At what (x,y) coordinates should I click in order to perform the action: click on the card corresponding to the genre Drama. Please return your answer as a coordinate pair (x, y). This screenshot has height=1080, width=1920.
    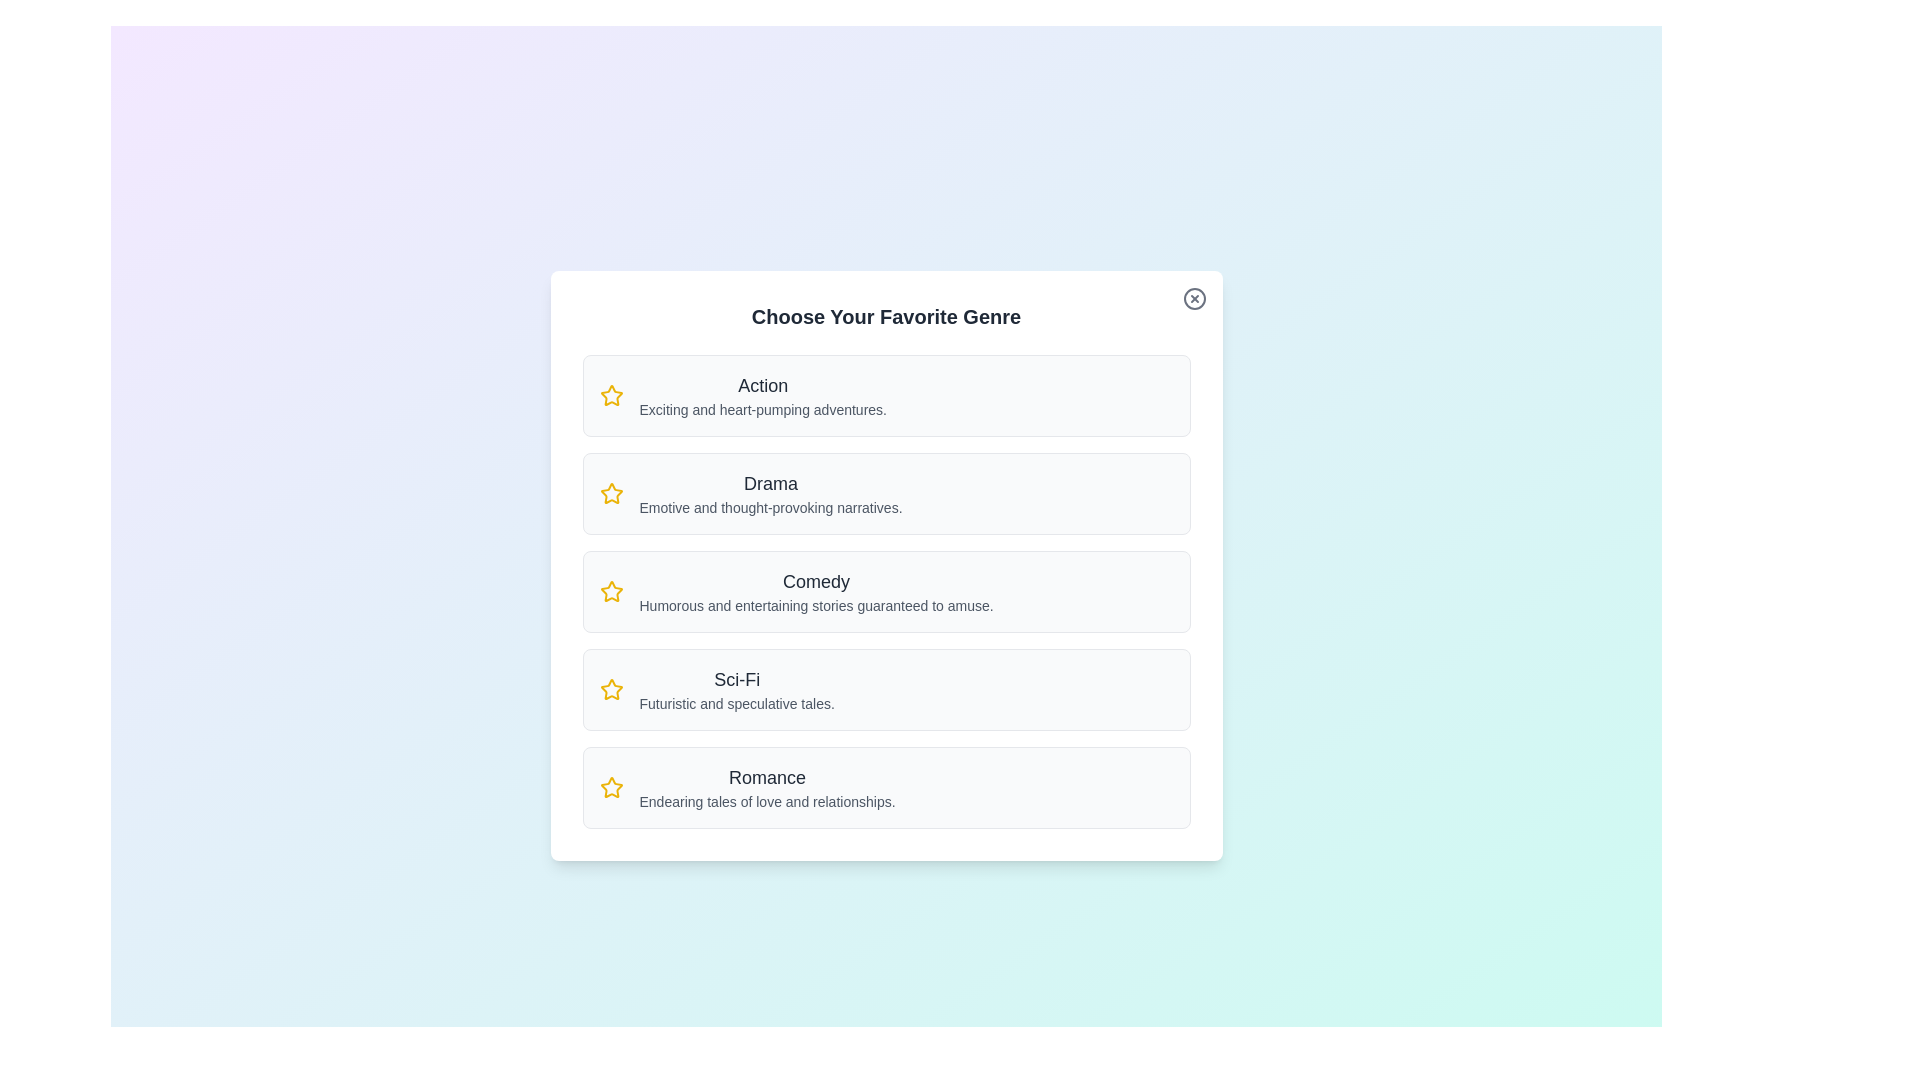
    Looking at the image, I should click on (885, 493).